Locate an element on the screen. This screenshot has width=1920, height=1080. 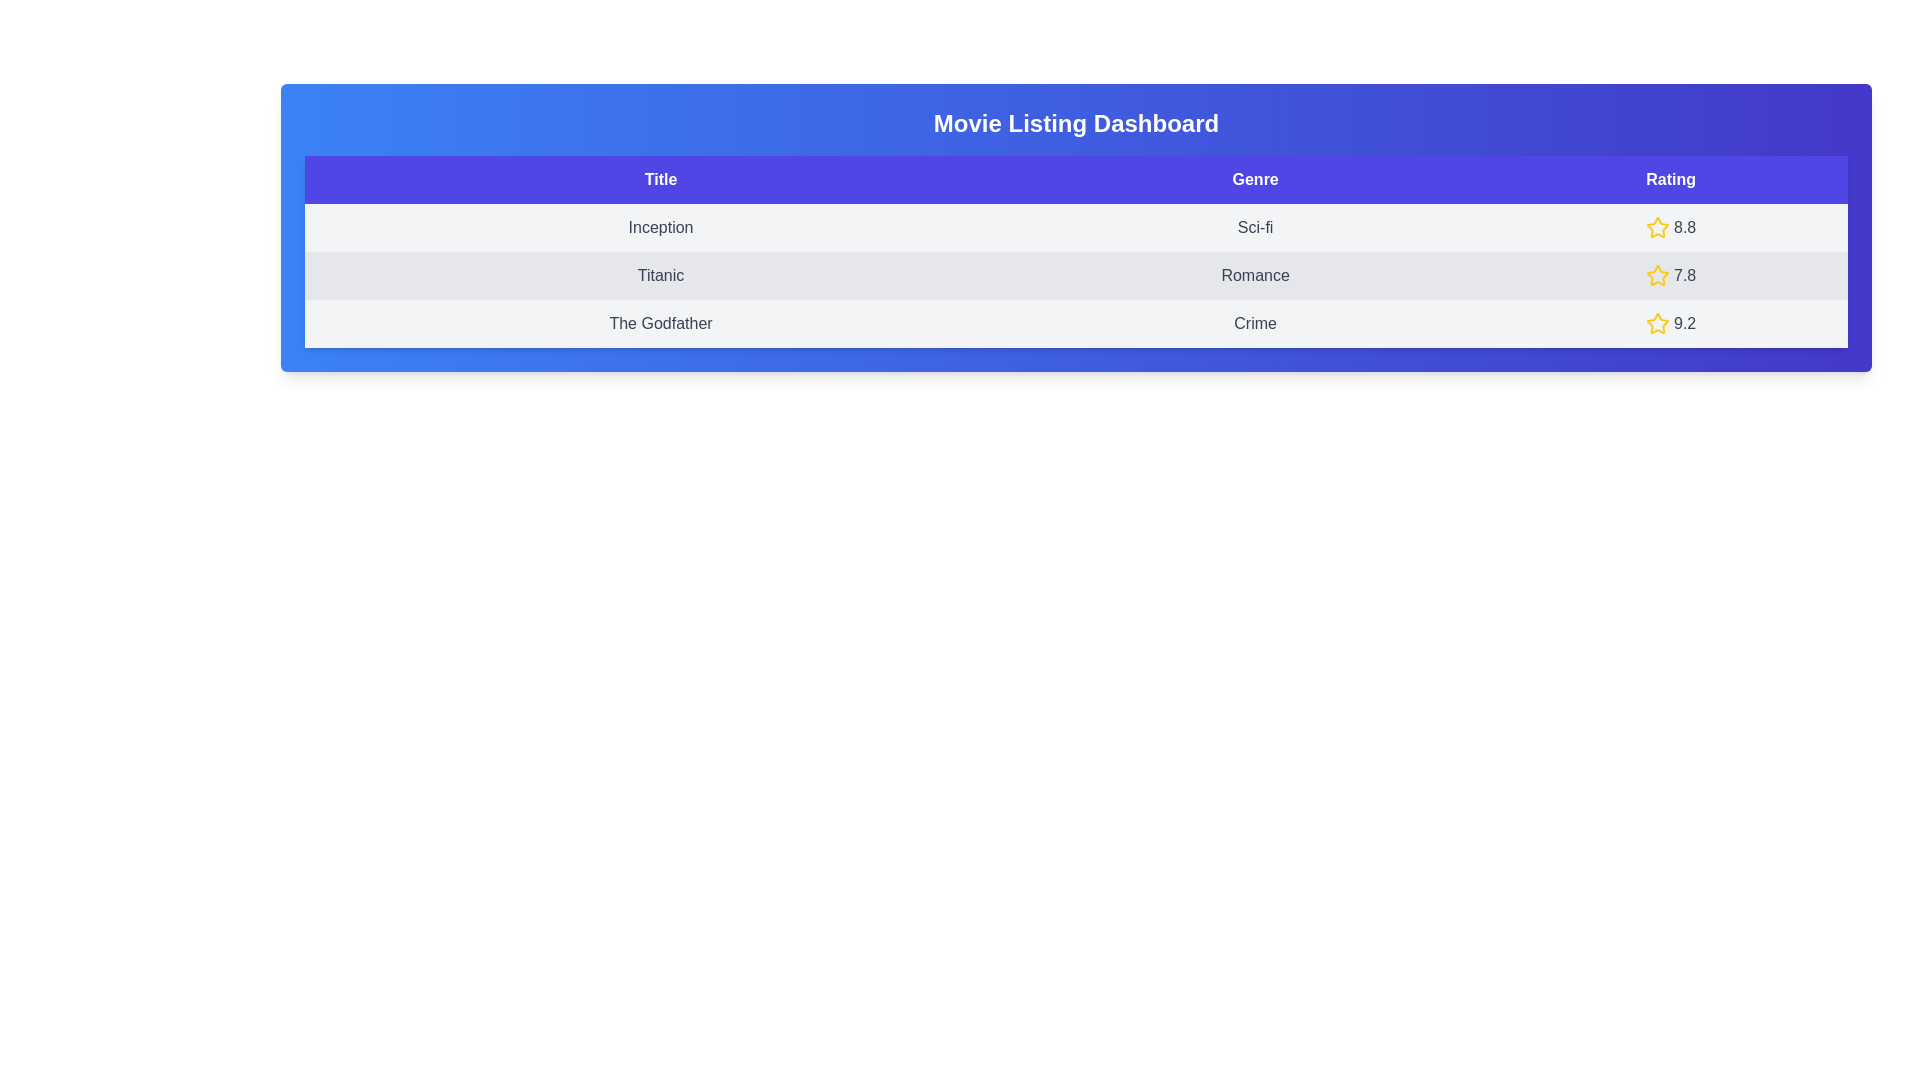
the third row of the Movie Listing Dashboard is located at coordinates (1075, 323).